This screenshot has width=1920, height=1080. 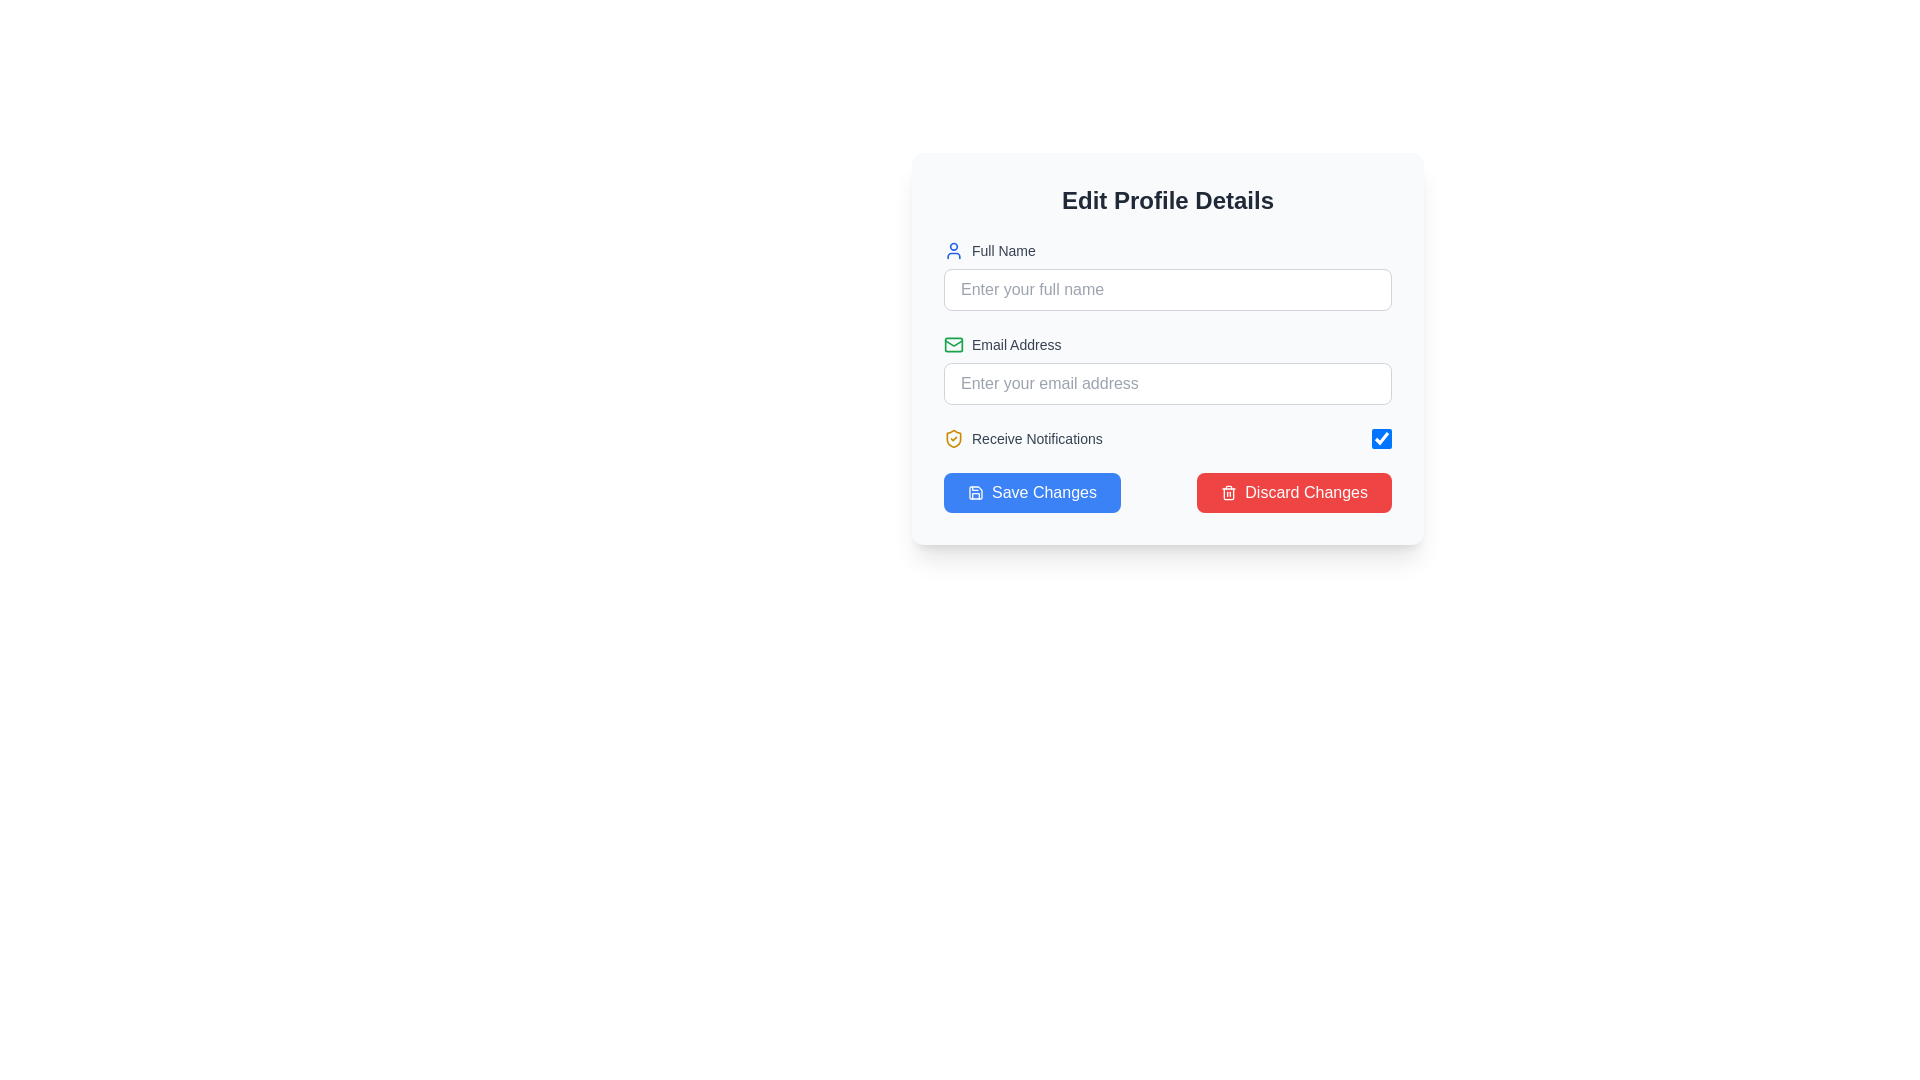 I want to click on the text label displaying 'Receive Notifications', so click(x=1037, y=438).